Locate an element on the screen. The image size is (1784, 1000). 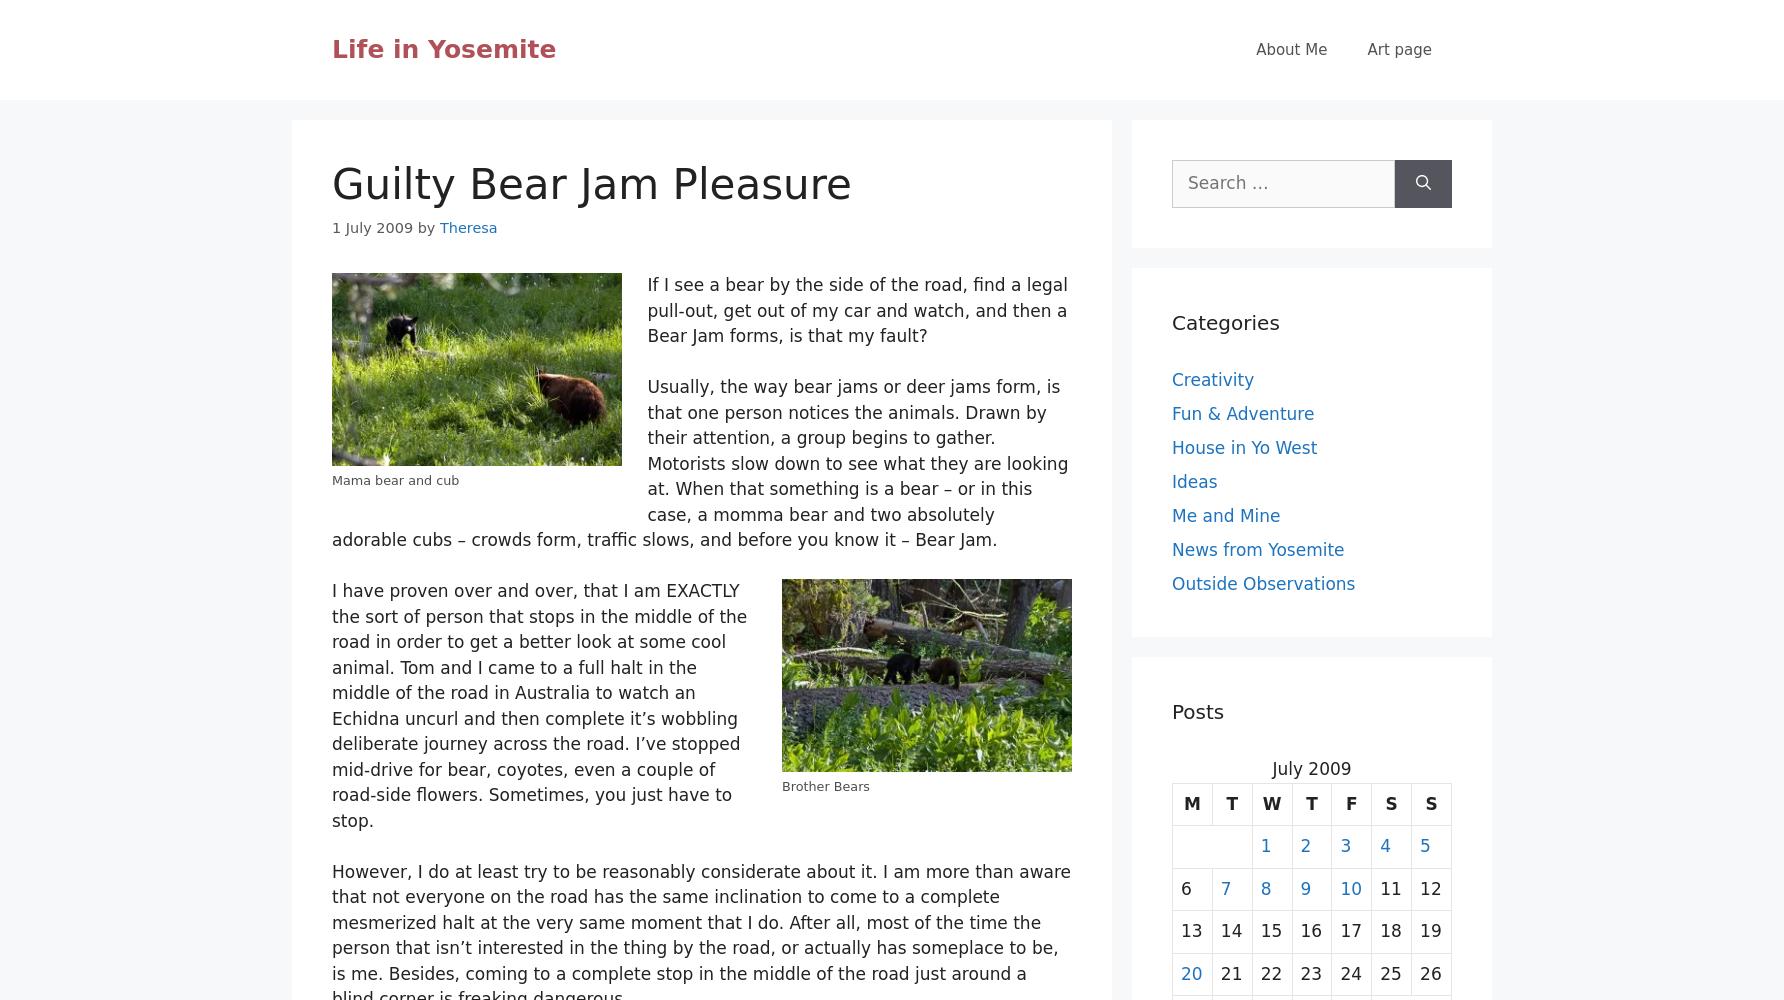
'2' is located at coordinates (1304, 845).